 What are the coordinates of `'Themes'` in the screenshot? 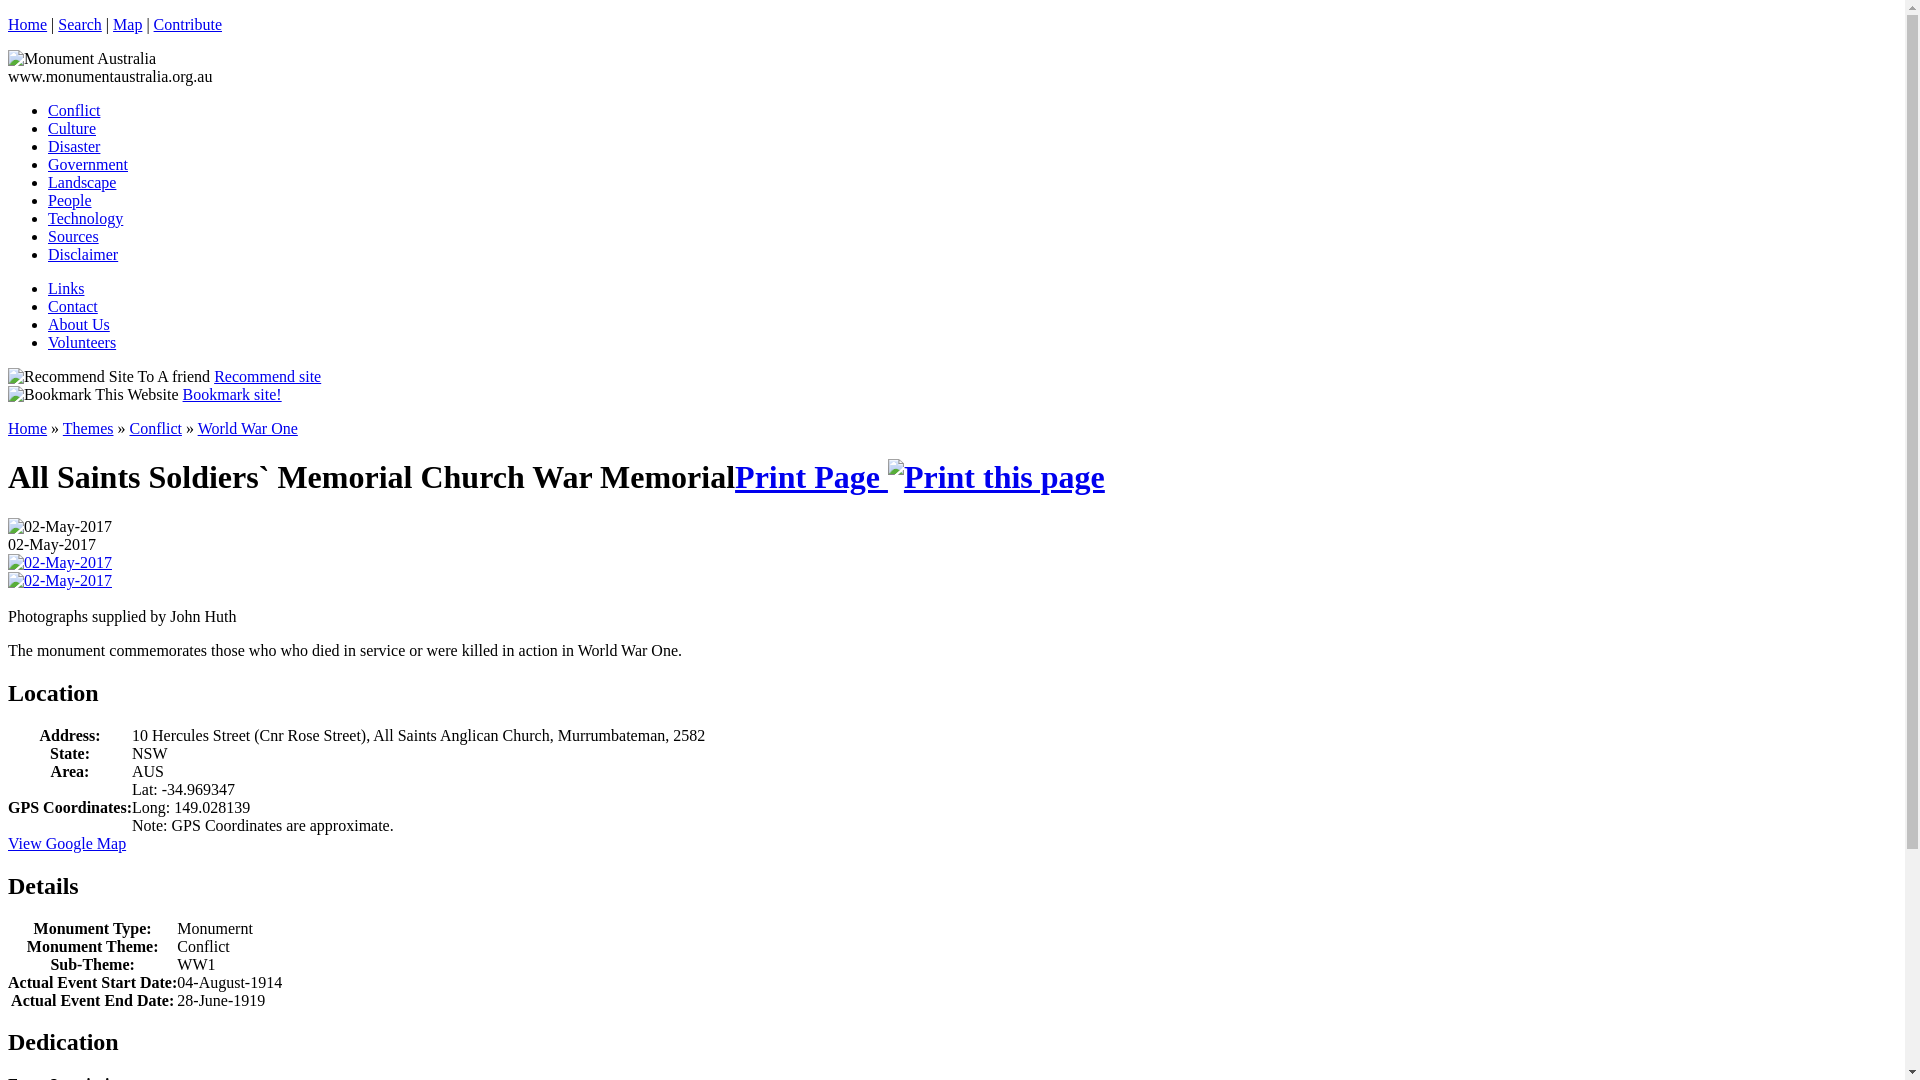 It's located at (87, 427).